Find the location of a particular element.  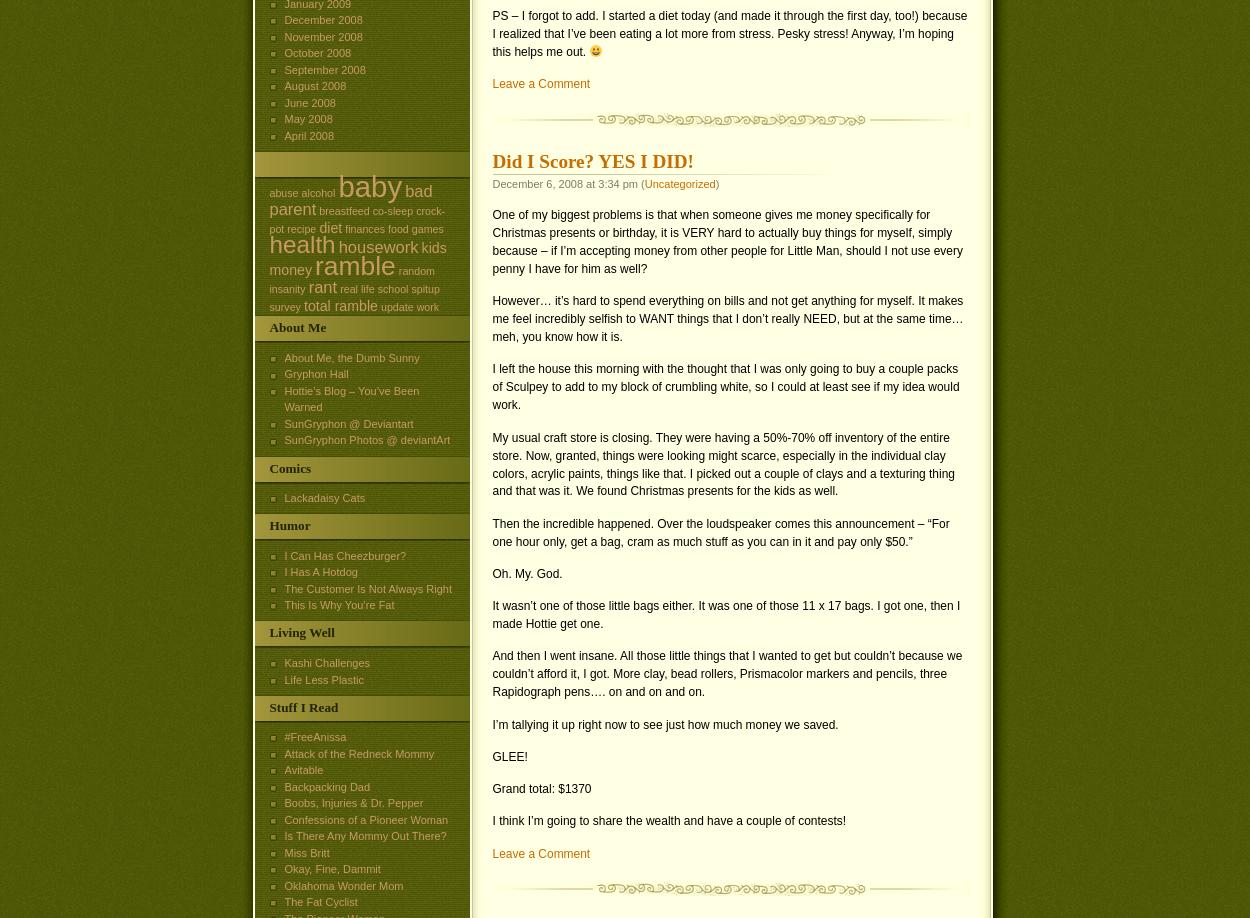

'Confessions of a Pioneer Woman' is located at coordinates (365, 819).